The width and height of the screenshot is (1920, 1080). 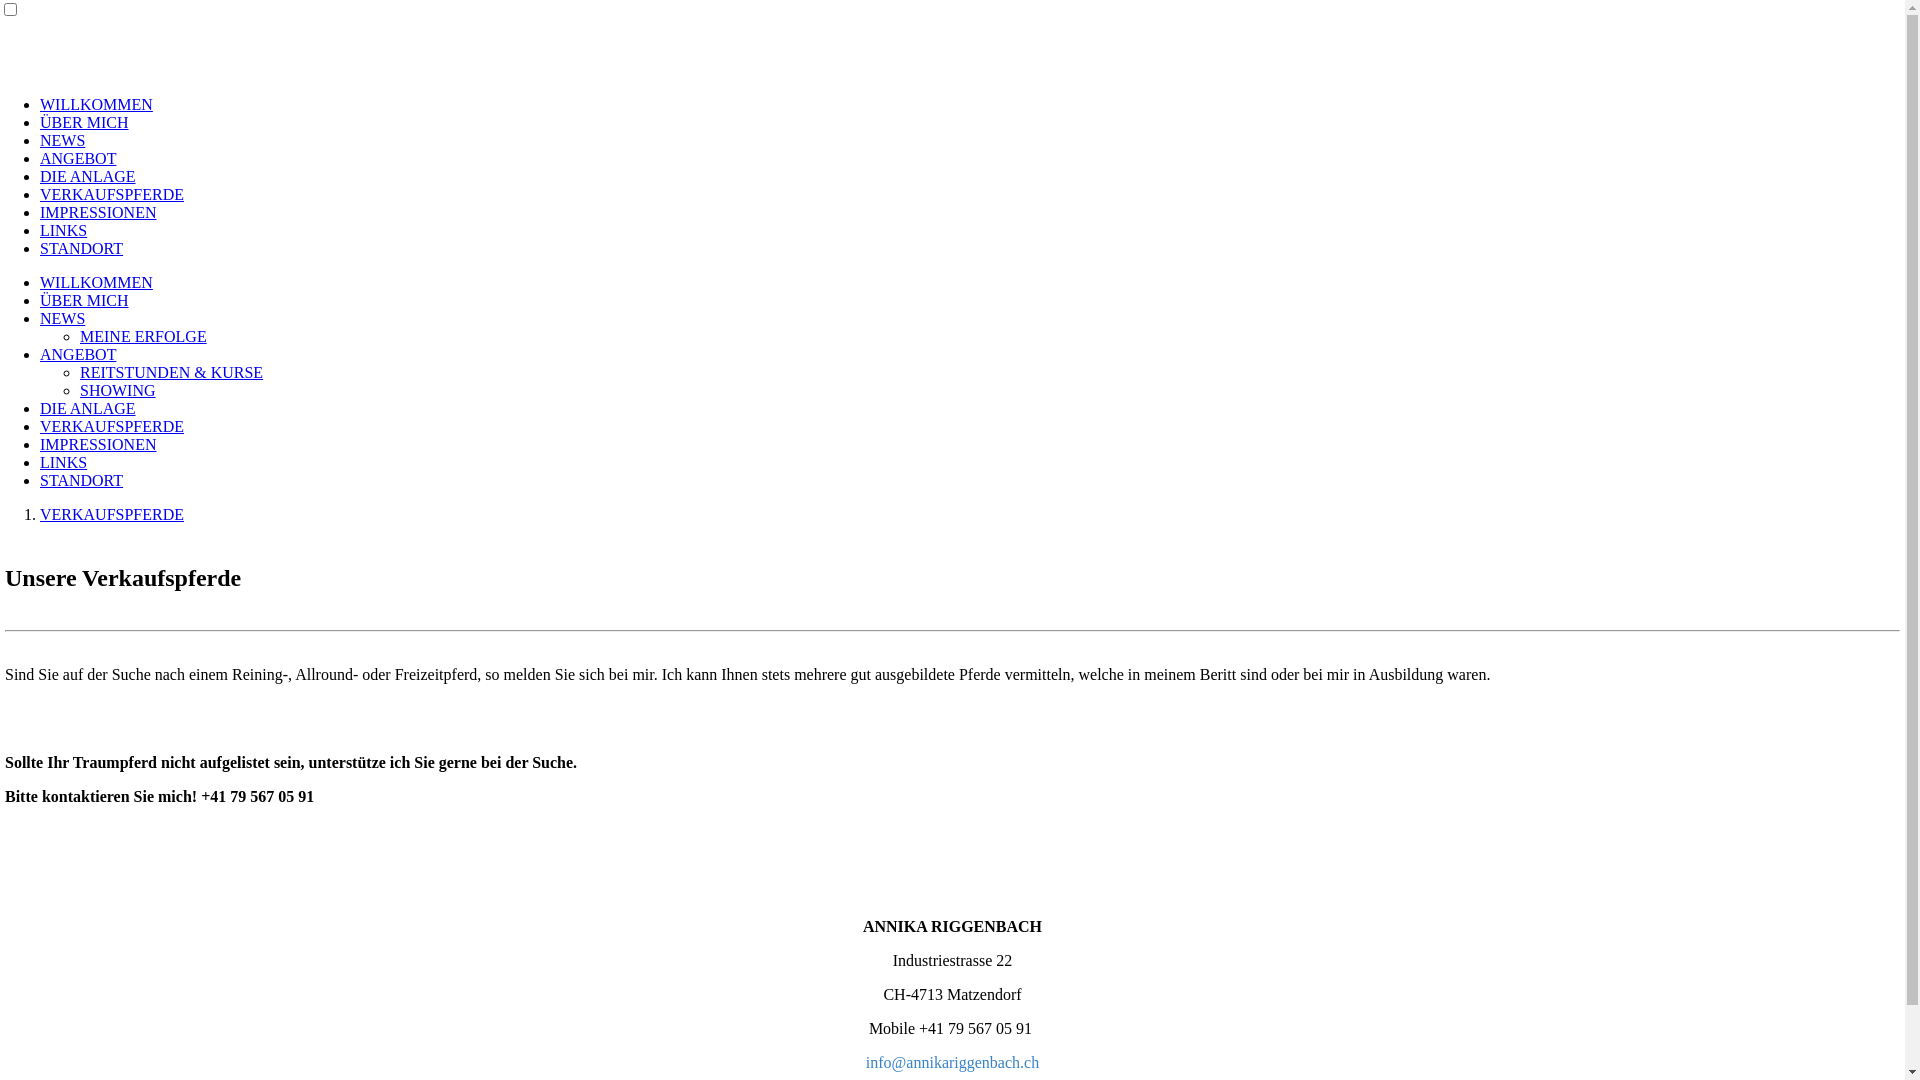 I want to click on 'STANDORT', so click(x=80, y=480).